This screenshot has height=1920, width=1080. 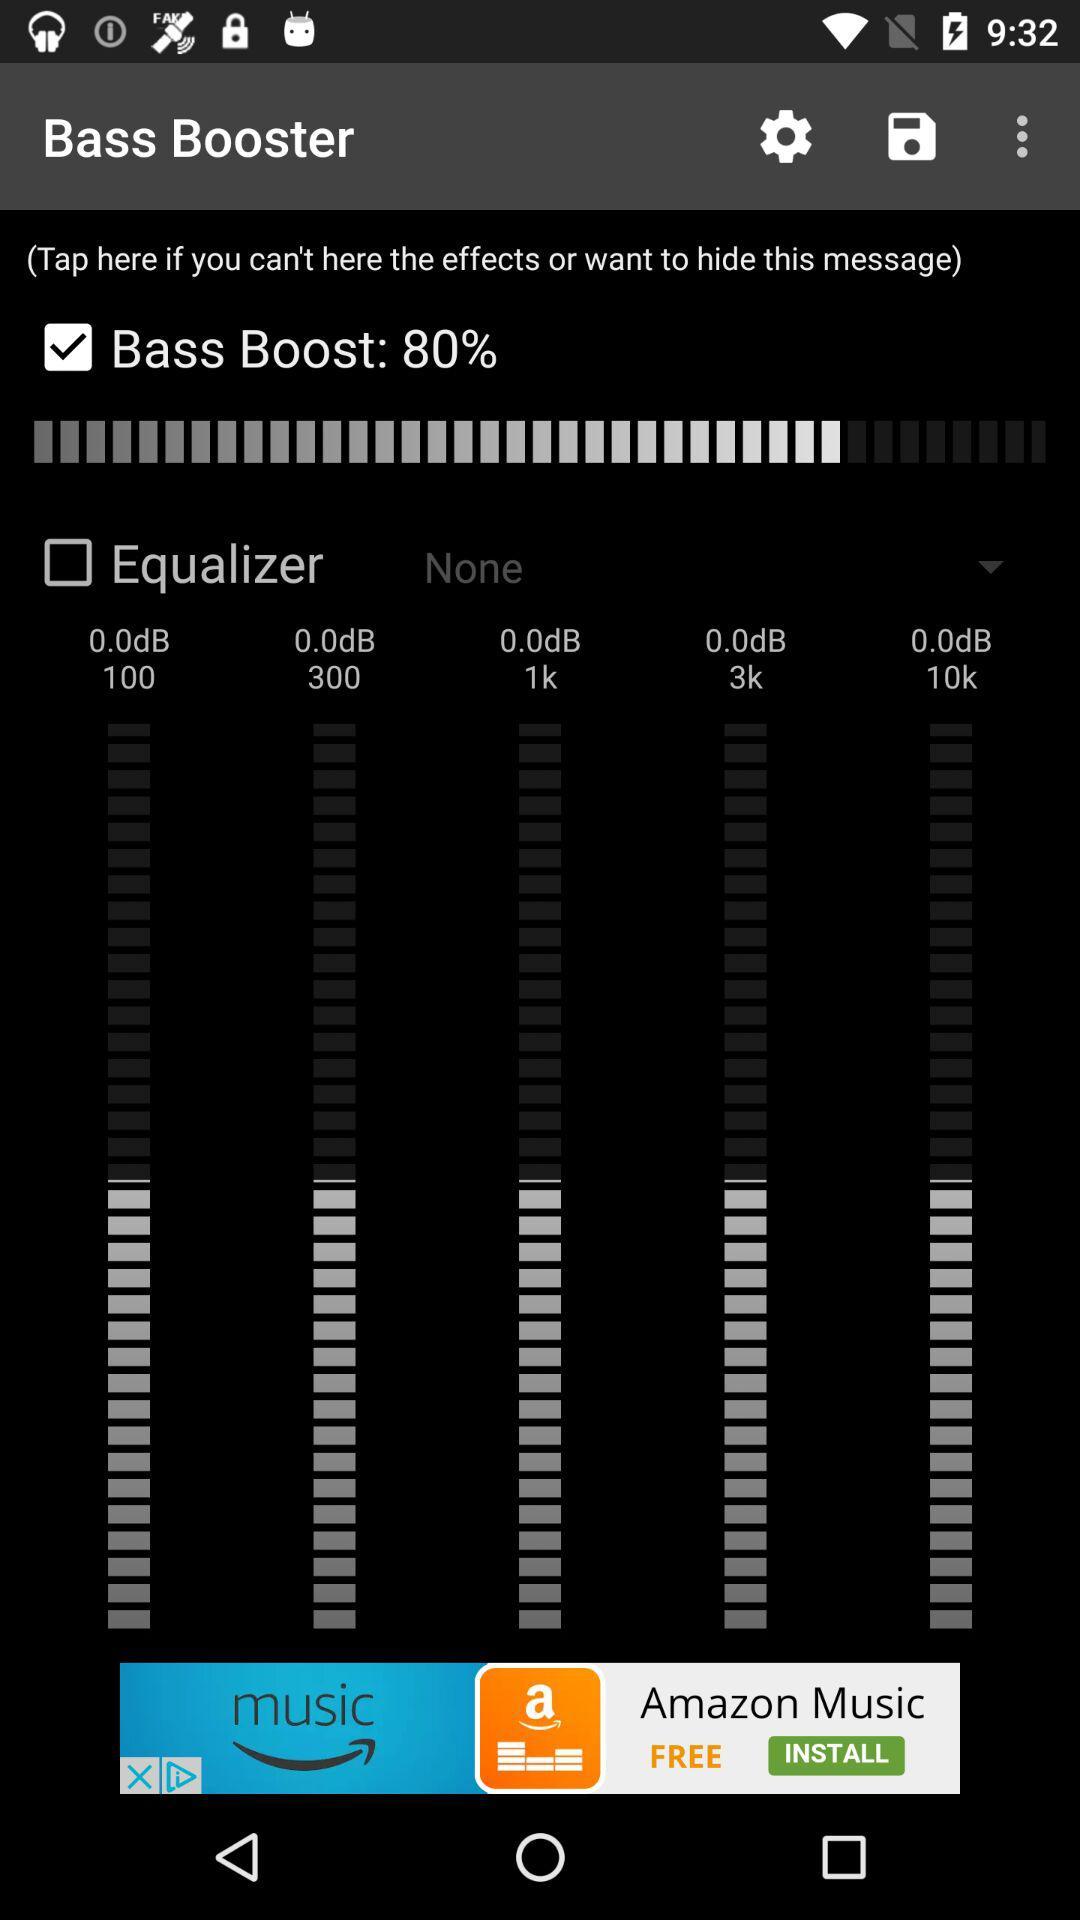 I want to click on click on advertisement, so click(x=540, y=1727).